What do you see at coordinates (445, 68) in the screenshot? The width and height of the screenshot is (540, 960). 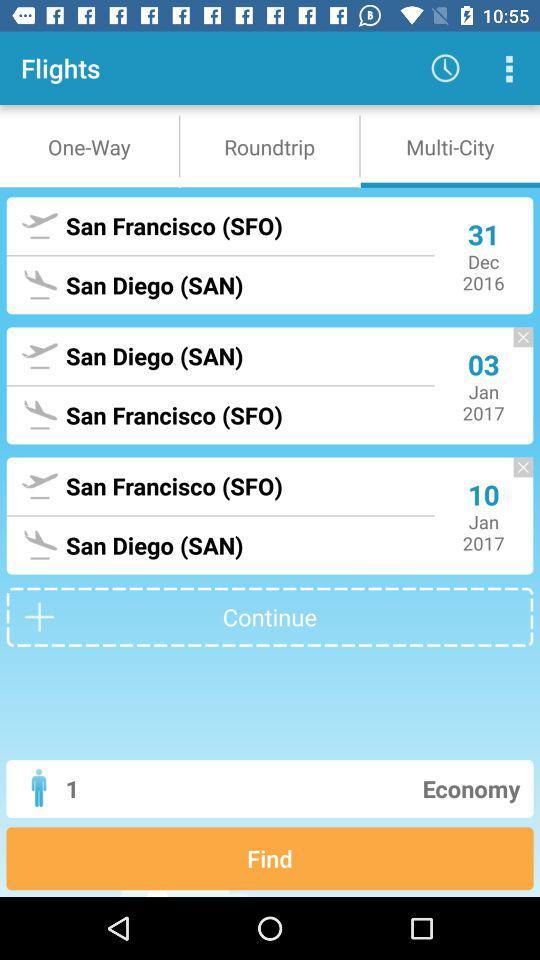 I see `app next to the flights item` at bounding box center [445, 68].